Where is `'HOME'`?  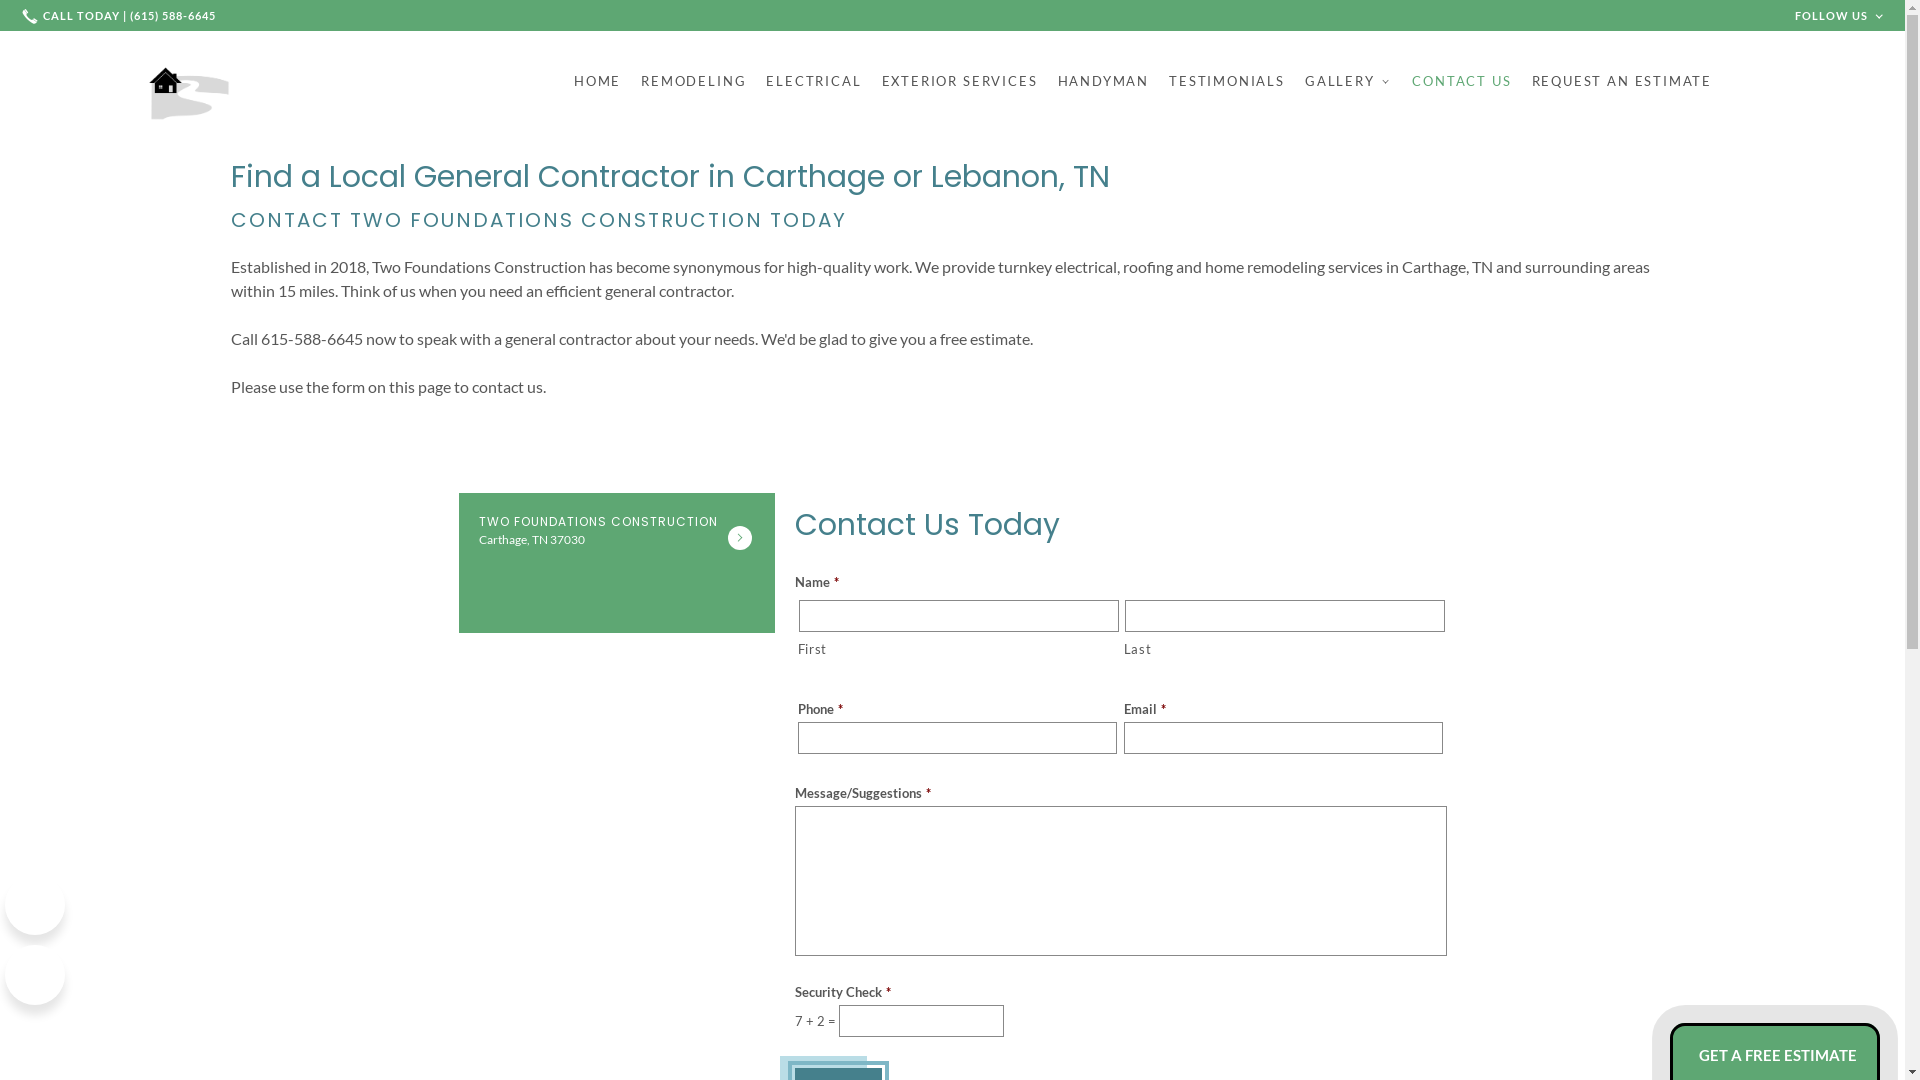
'HOME' is located at coordinates (596, 80).